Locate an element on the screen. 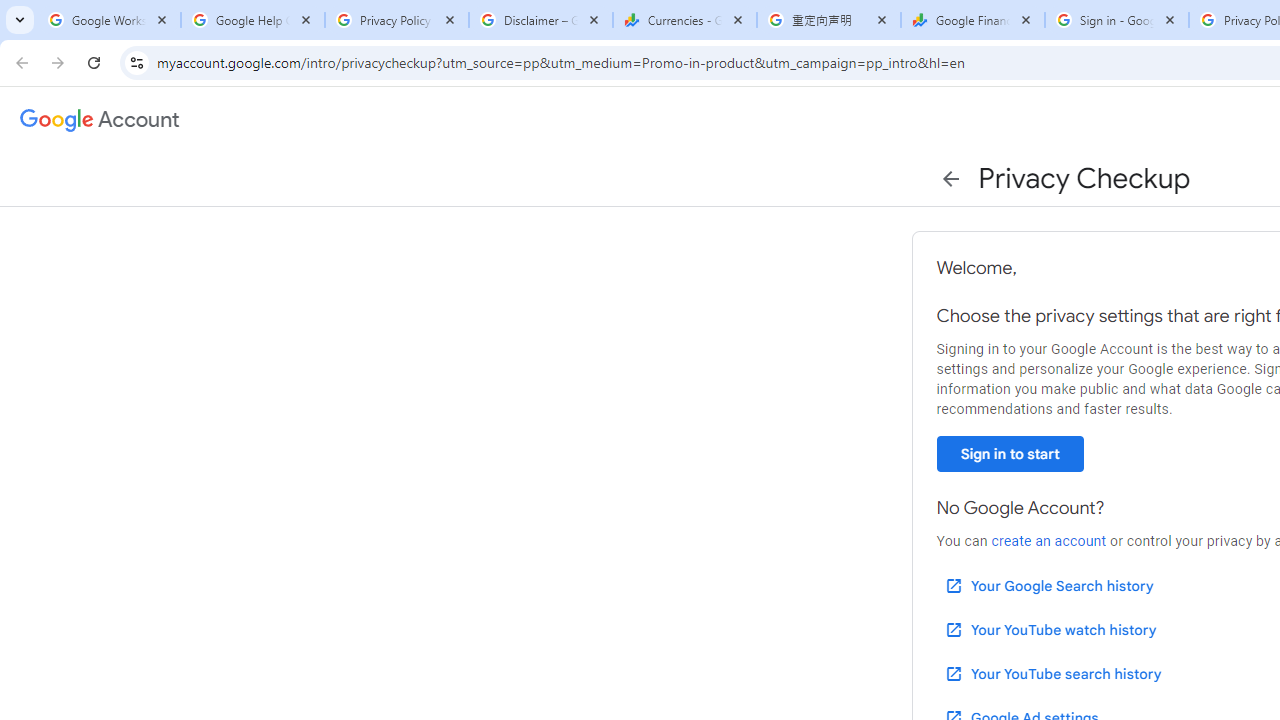 Image resolution: width=1280 pixels, height=720 pixels. 'Google Workspace Admin Community' is located at coordinates (107, 20).